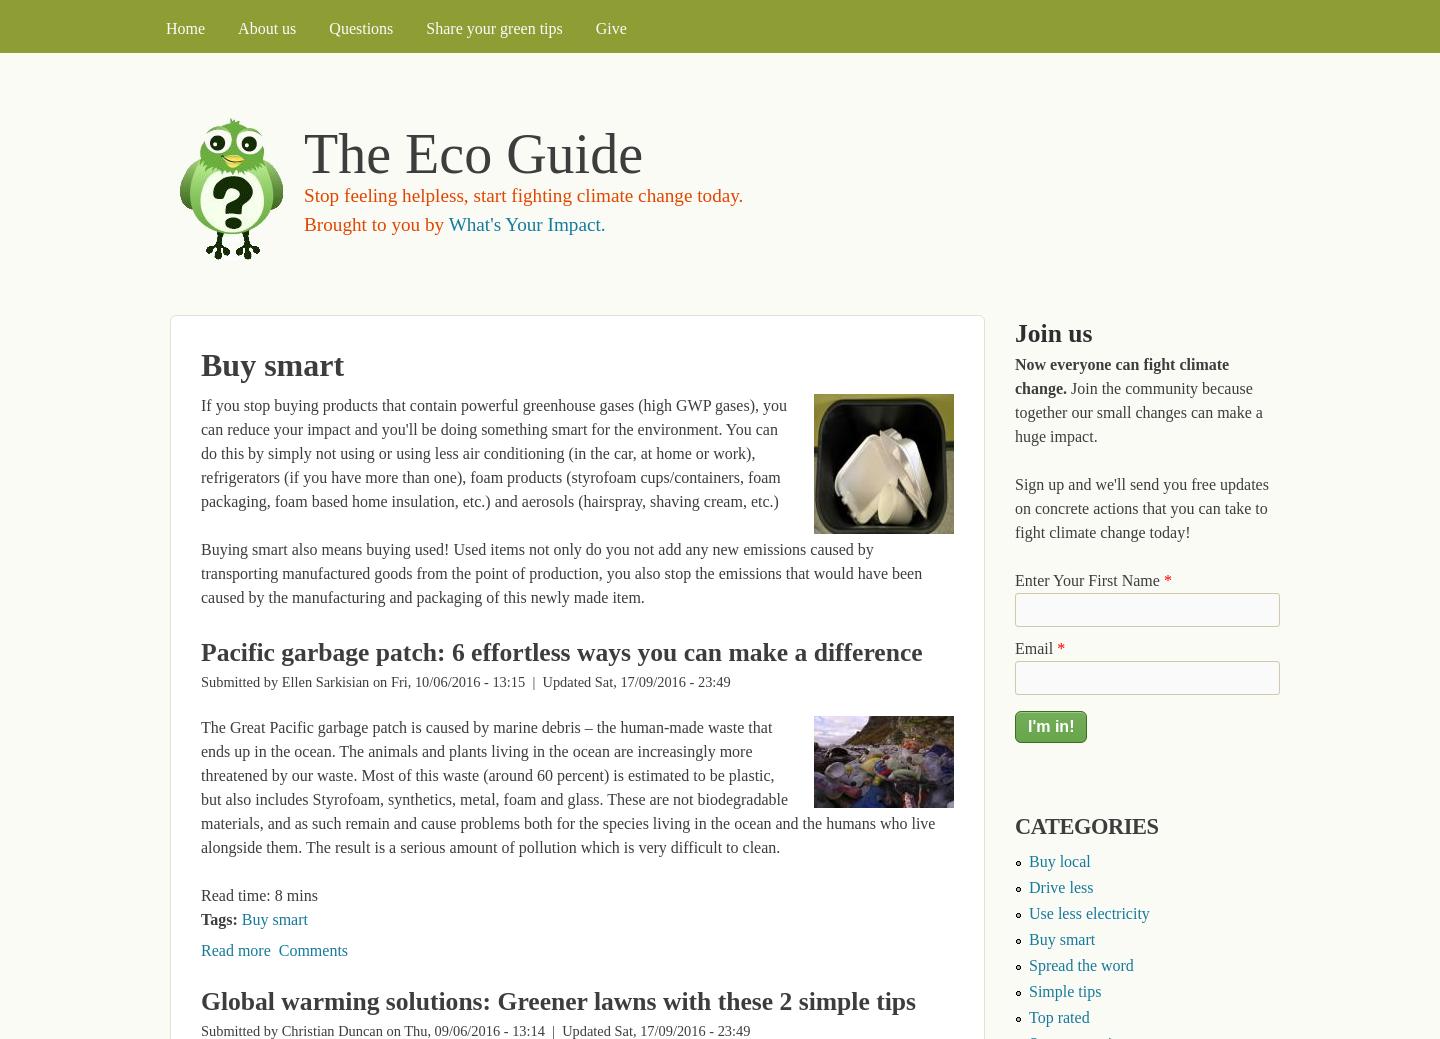 This screenshot has width=1440, height=1039. I want to click on 'Comments', so click(313, 949).